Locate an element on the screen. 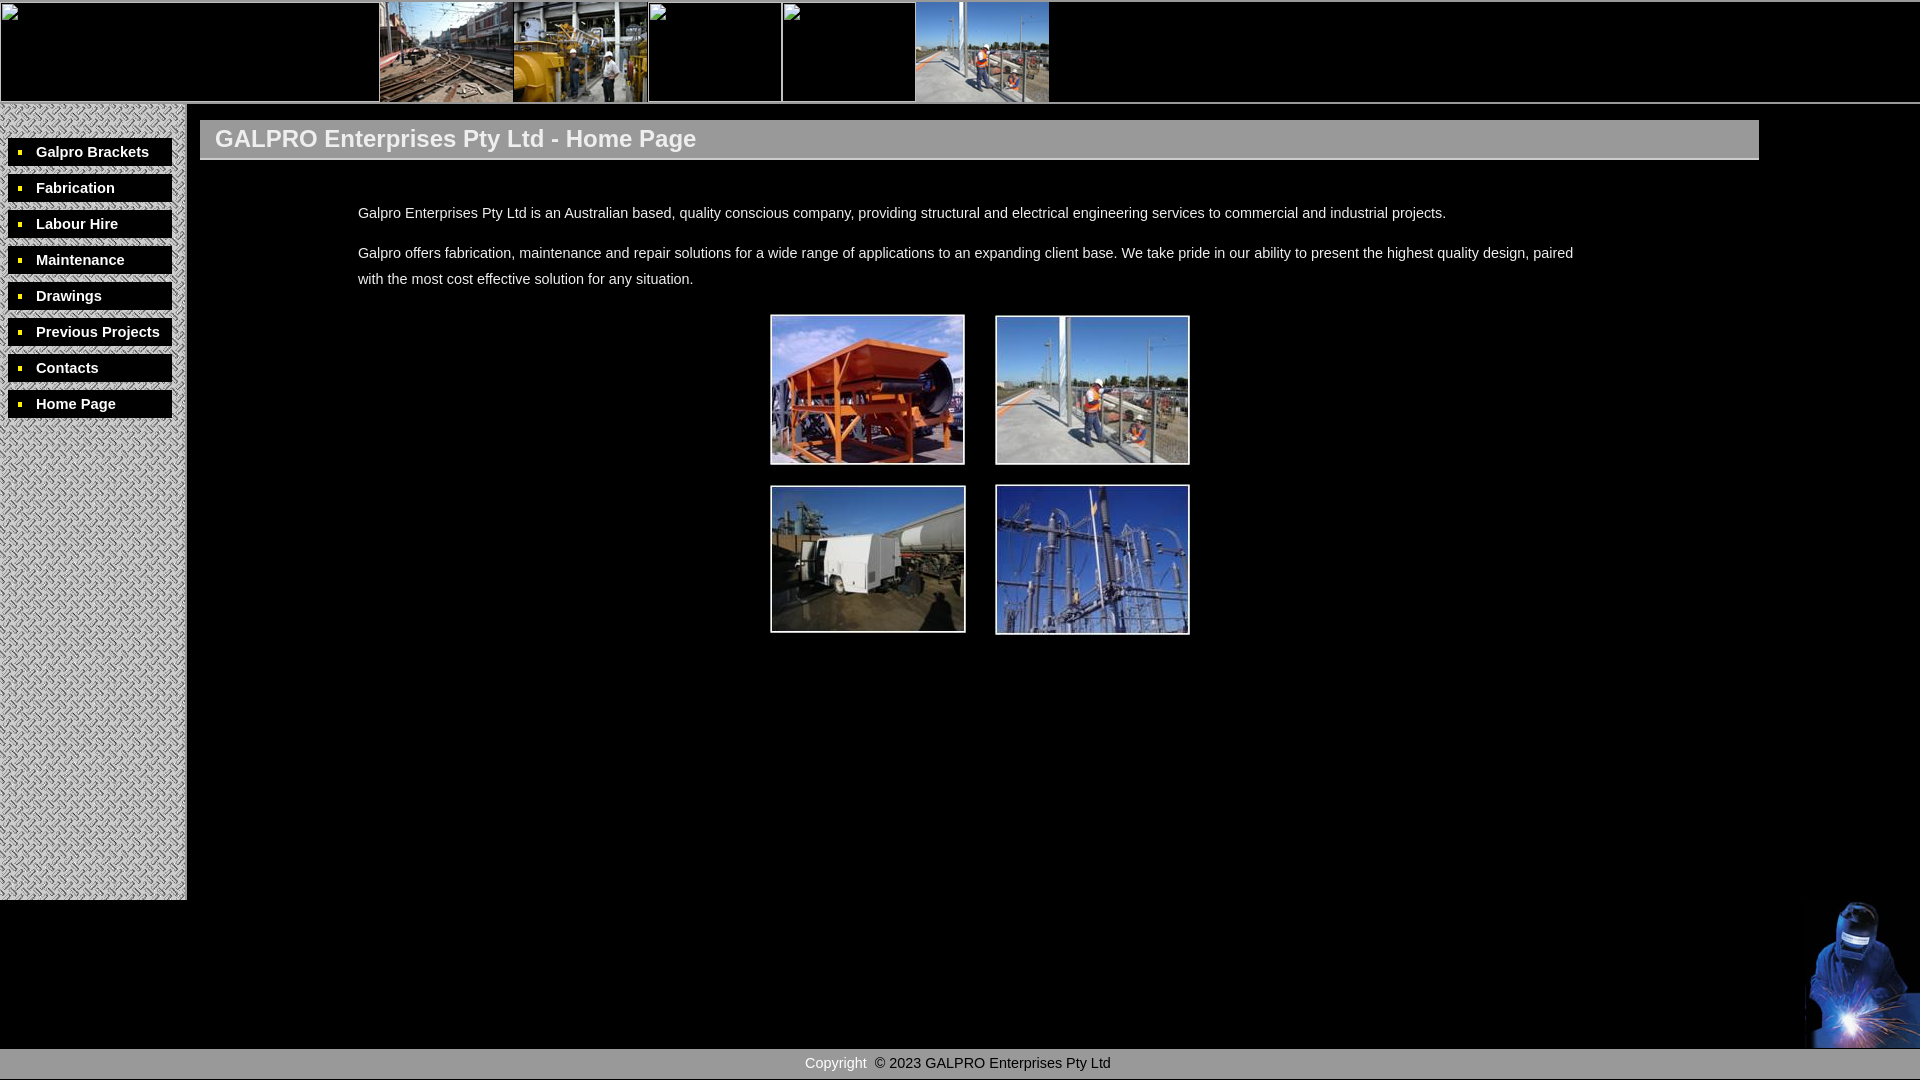  'Previous Projects' is located at coordinates (8, 330).